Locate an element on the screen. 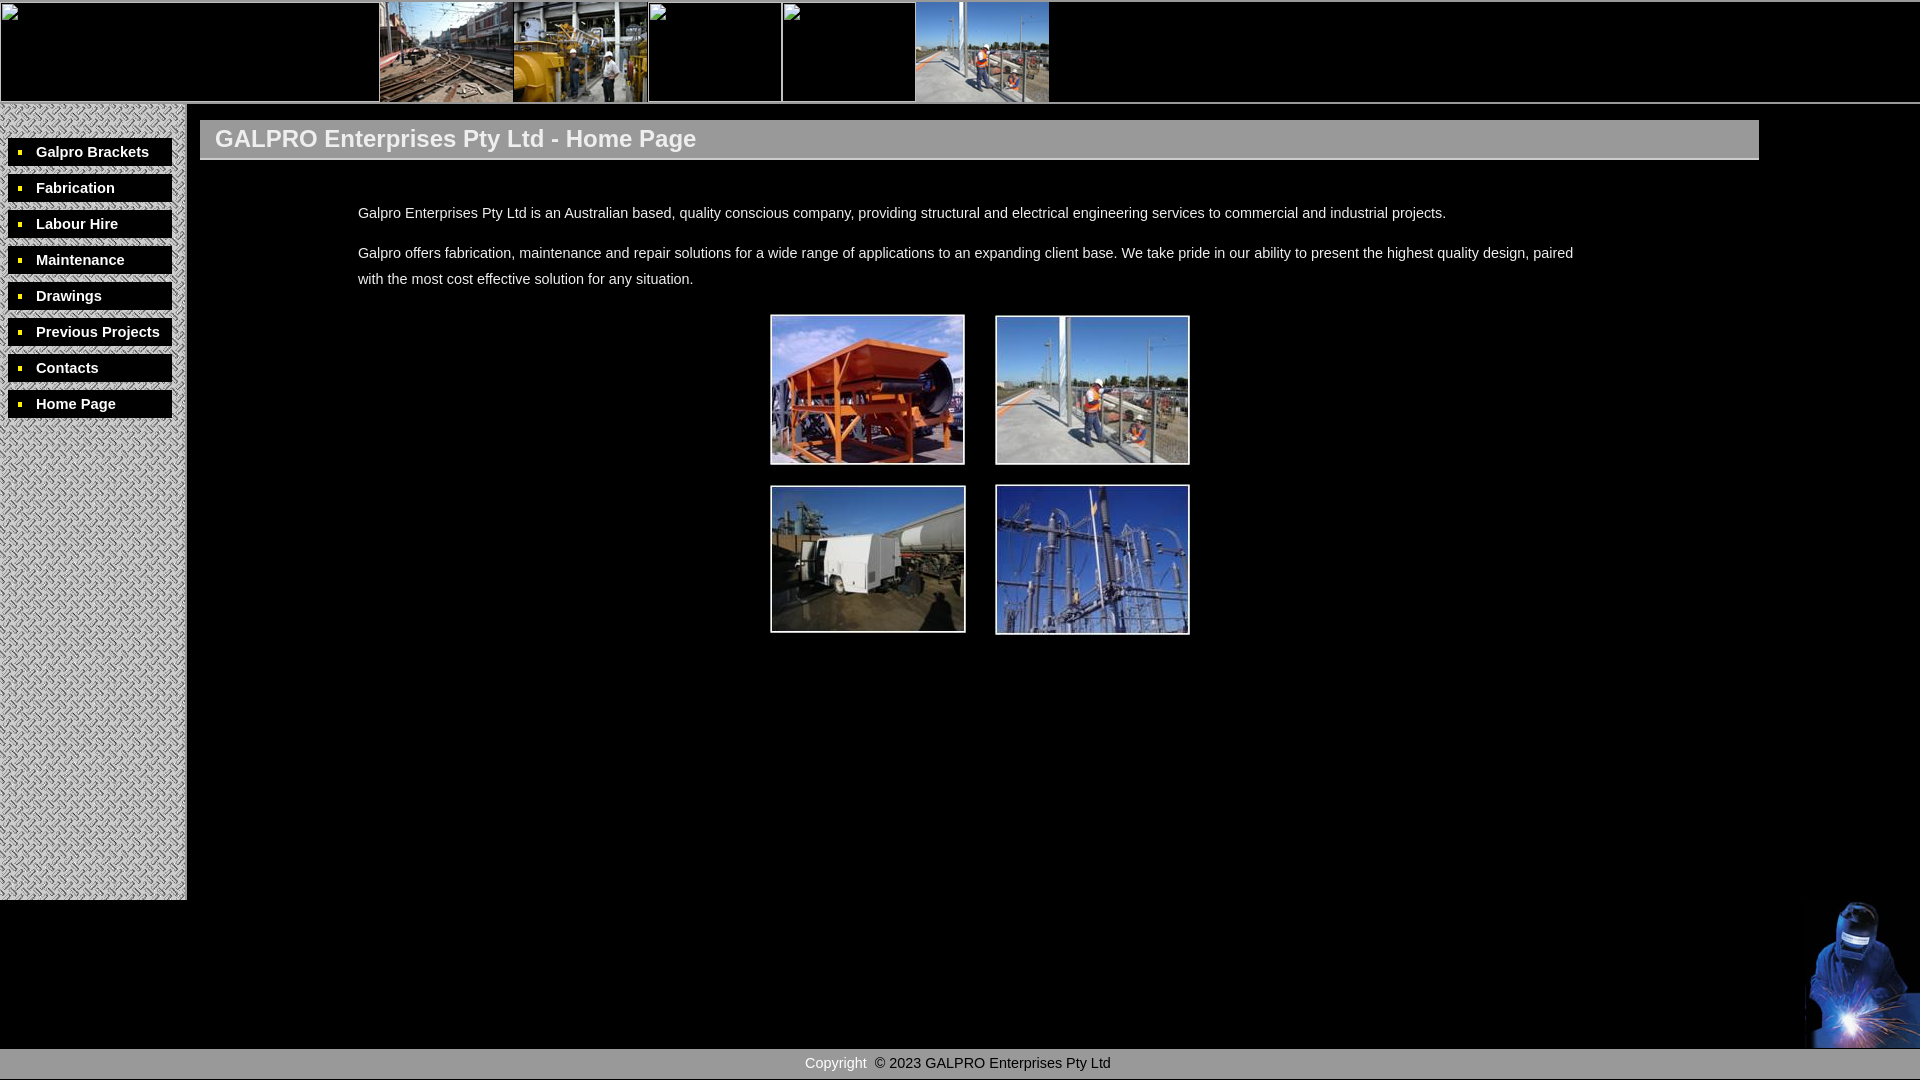  'Previous Projects' is located at coordinates (8, 330).